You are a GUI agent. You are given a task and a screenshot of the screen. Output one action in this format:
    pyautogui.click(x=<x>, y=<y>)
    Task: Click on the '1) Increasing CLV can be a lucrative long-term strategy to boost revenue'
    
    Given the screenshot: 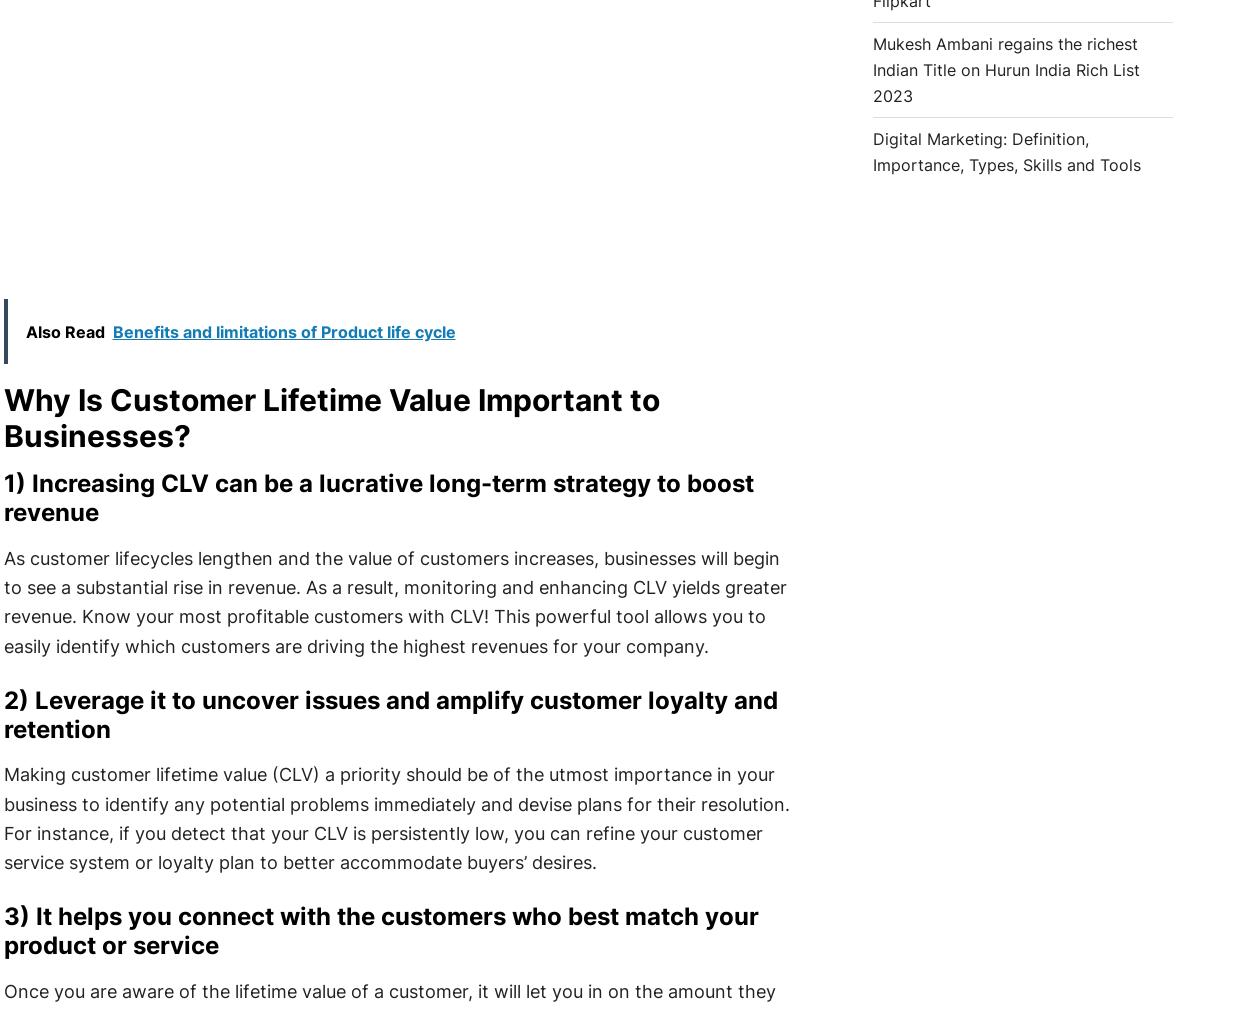 What is the action you would take?
    pyautogui.click(x=378, y=497)
    